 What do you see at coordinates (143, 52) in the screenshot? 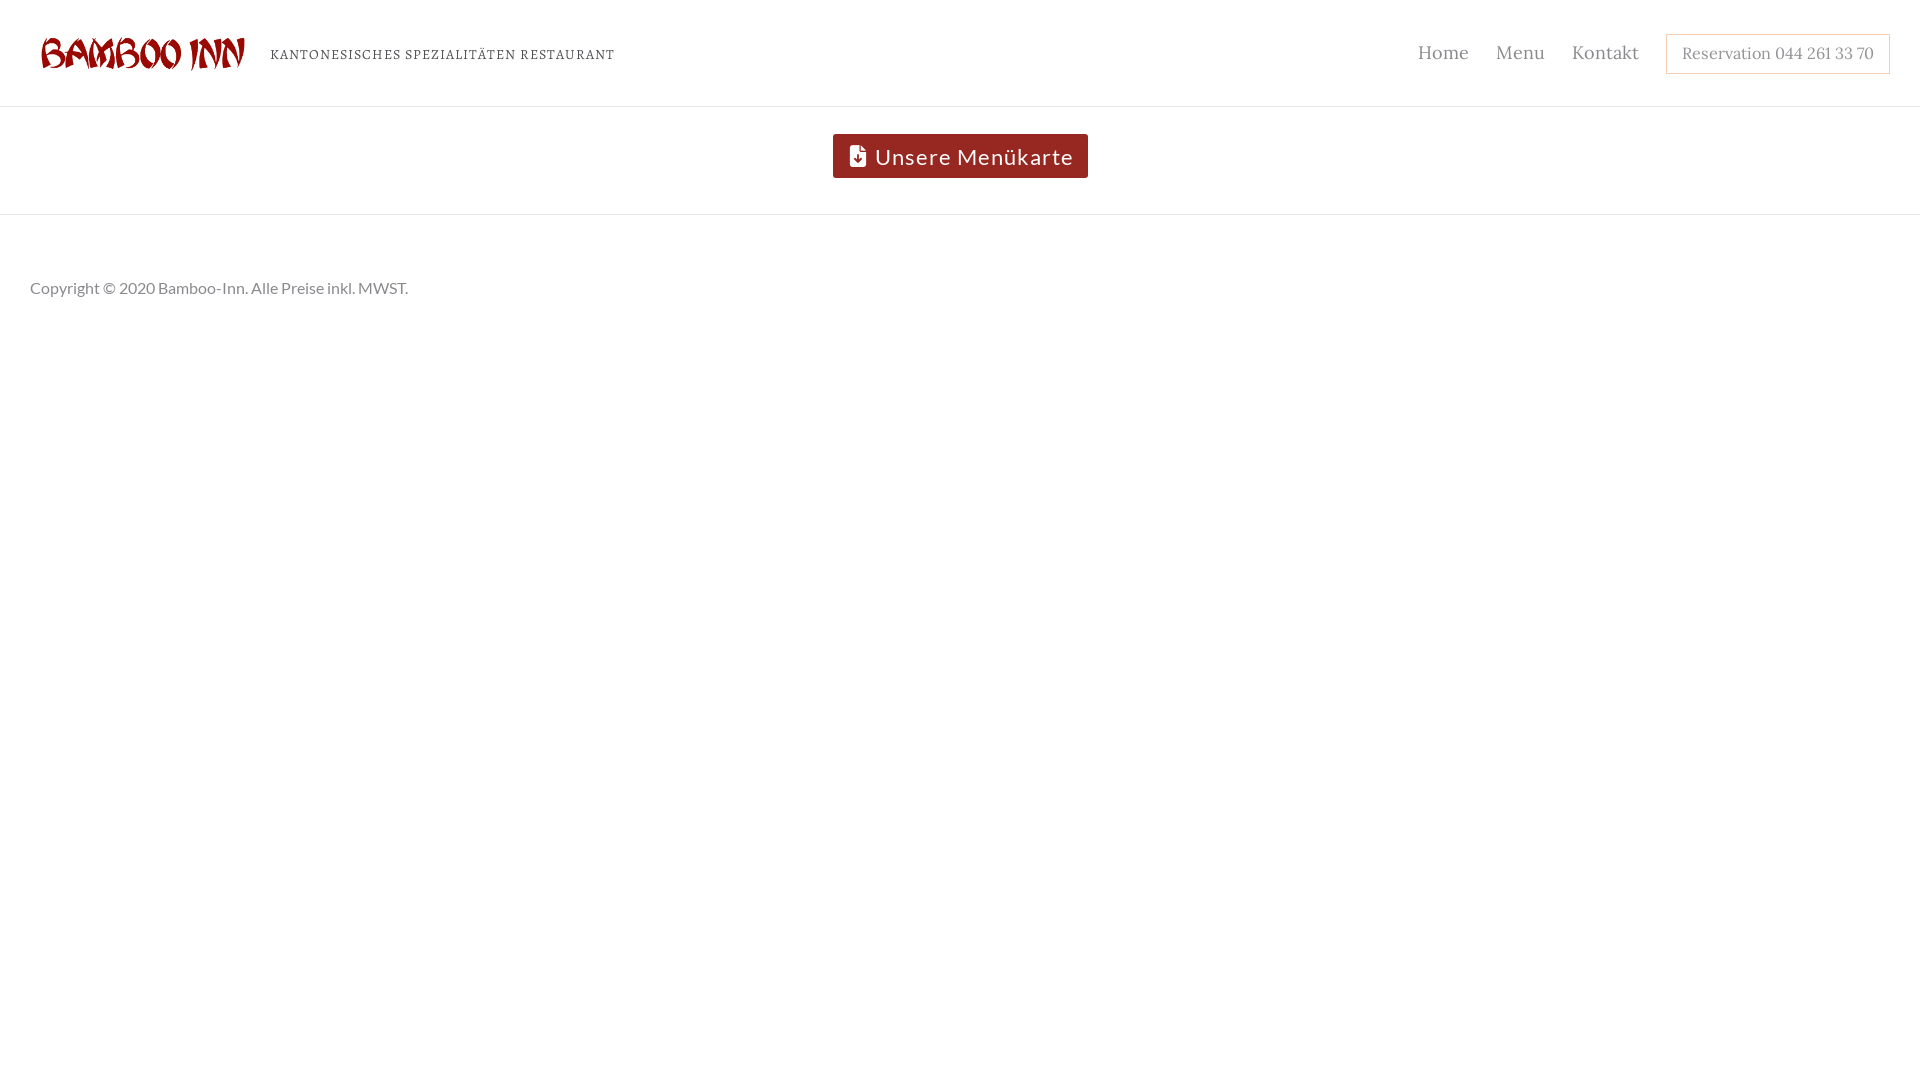
I see `'logo'` at bounding box center [143, 52].